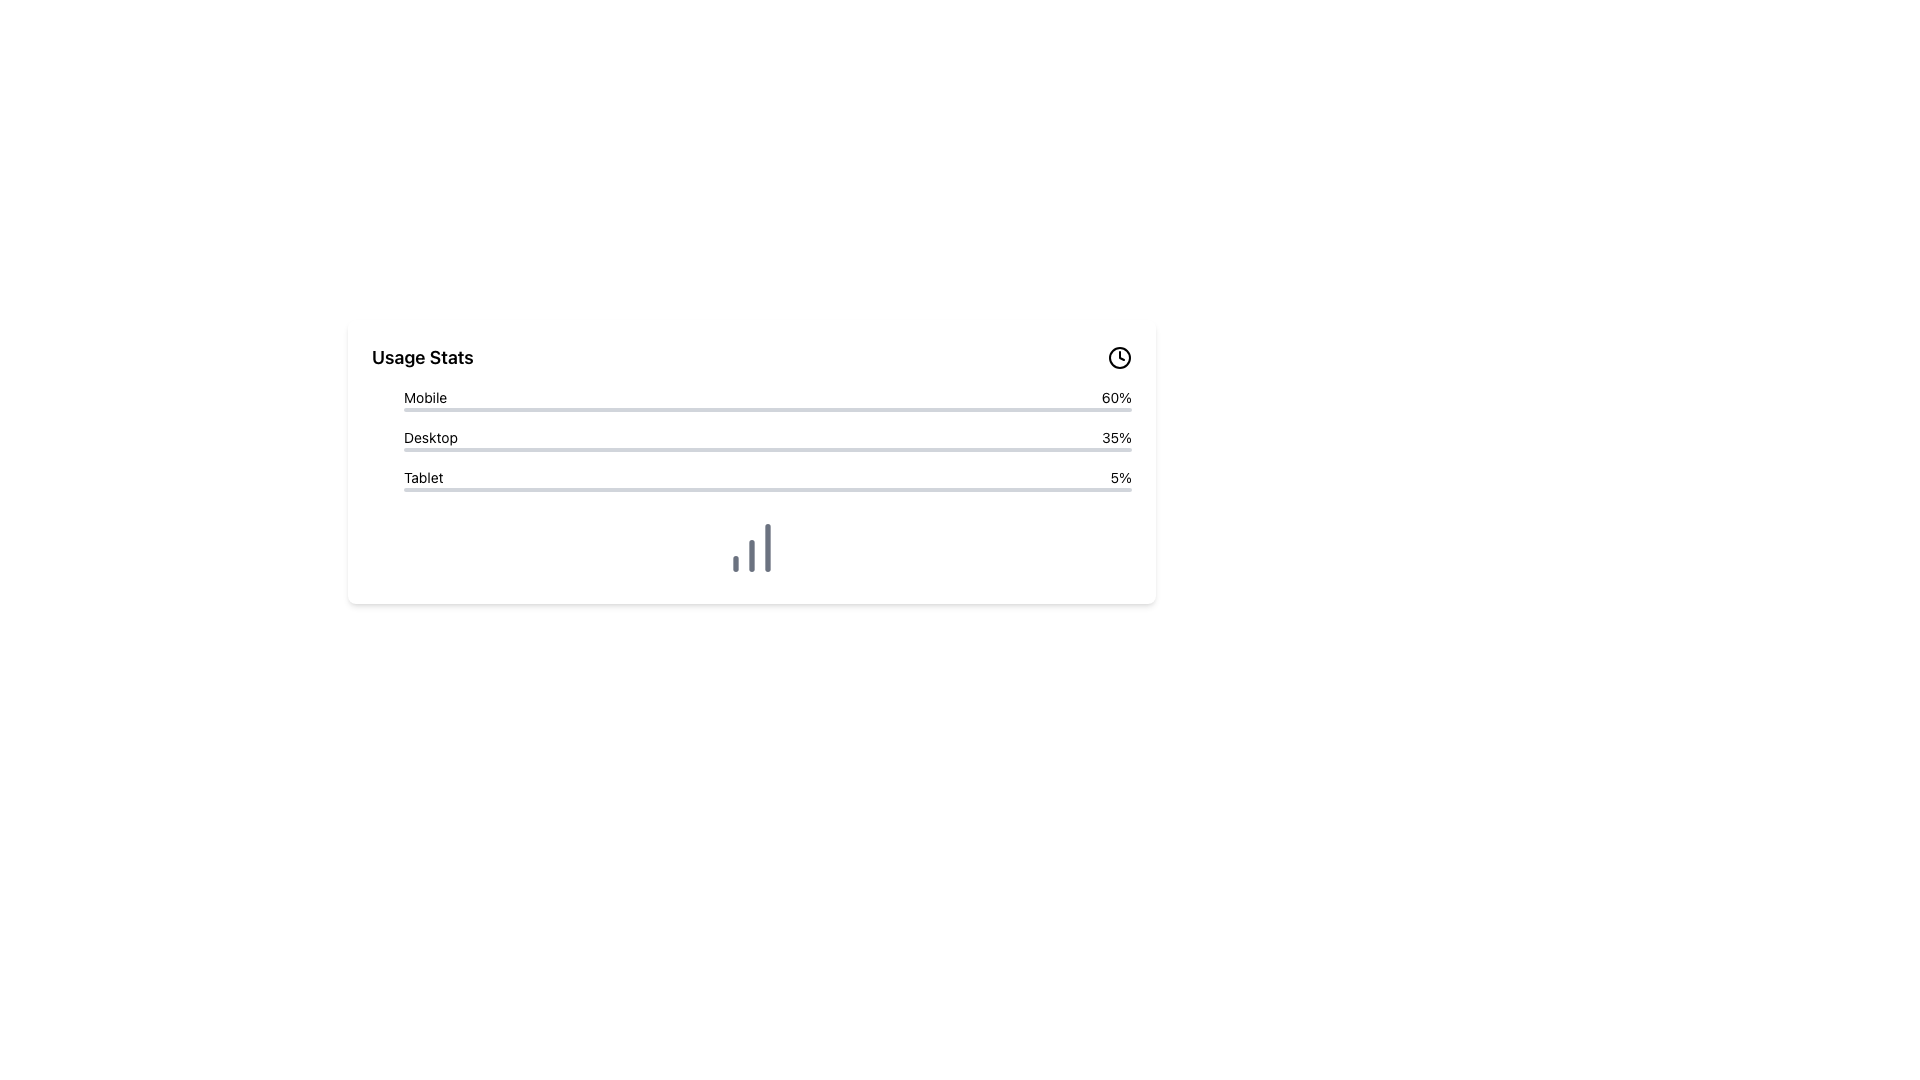  Describe the element at coordinates (1118, 357) in the screenshot. I see `the decorative or informational icon located at the top-right corner of the 'Usage Stats' section, positioned after the title 'Usage Stats.'` at that location.